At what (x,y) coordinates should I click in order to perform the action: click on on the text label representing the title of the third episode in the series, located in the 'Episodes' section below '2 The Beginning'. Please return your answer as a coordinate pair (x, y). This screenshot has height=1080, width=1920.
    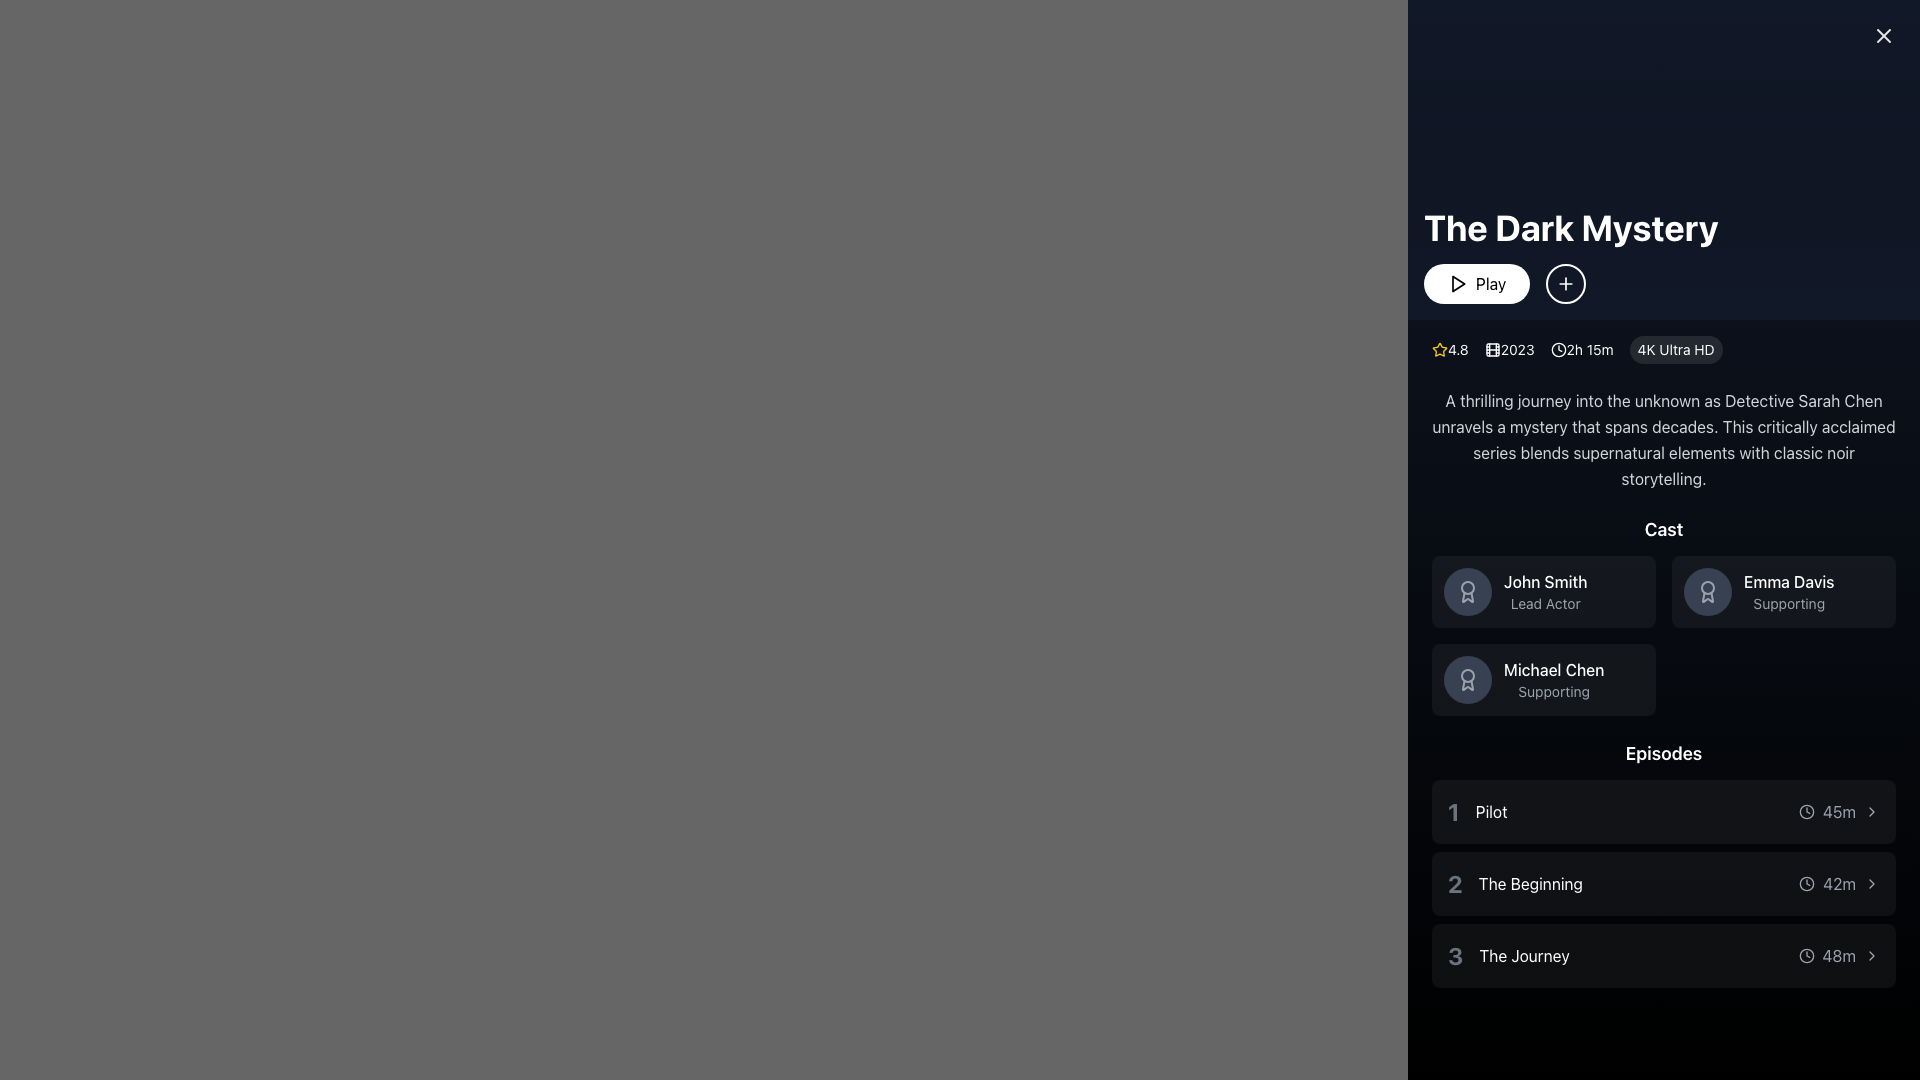
    Looking at the image, I should click on (1523, 955).